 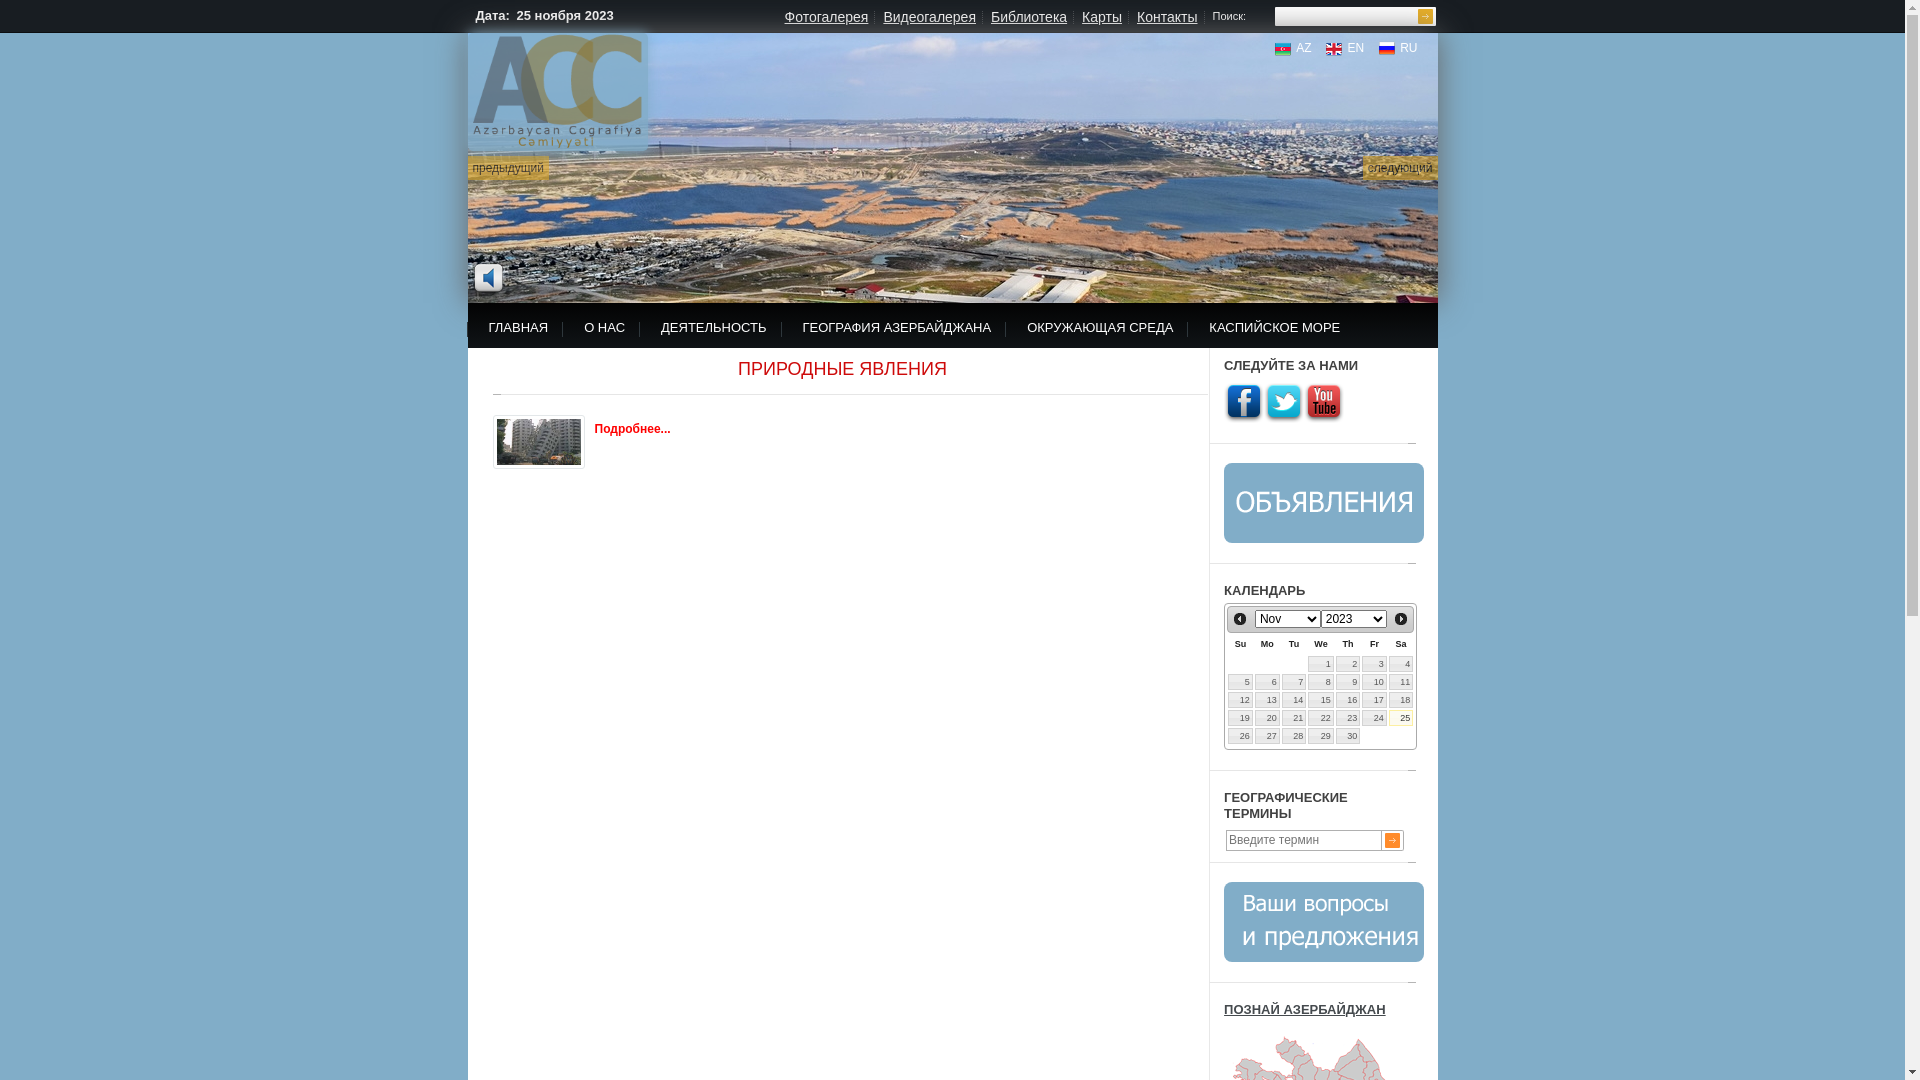 I want to click on 'AZ', so click(x=1292, y=46).